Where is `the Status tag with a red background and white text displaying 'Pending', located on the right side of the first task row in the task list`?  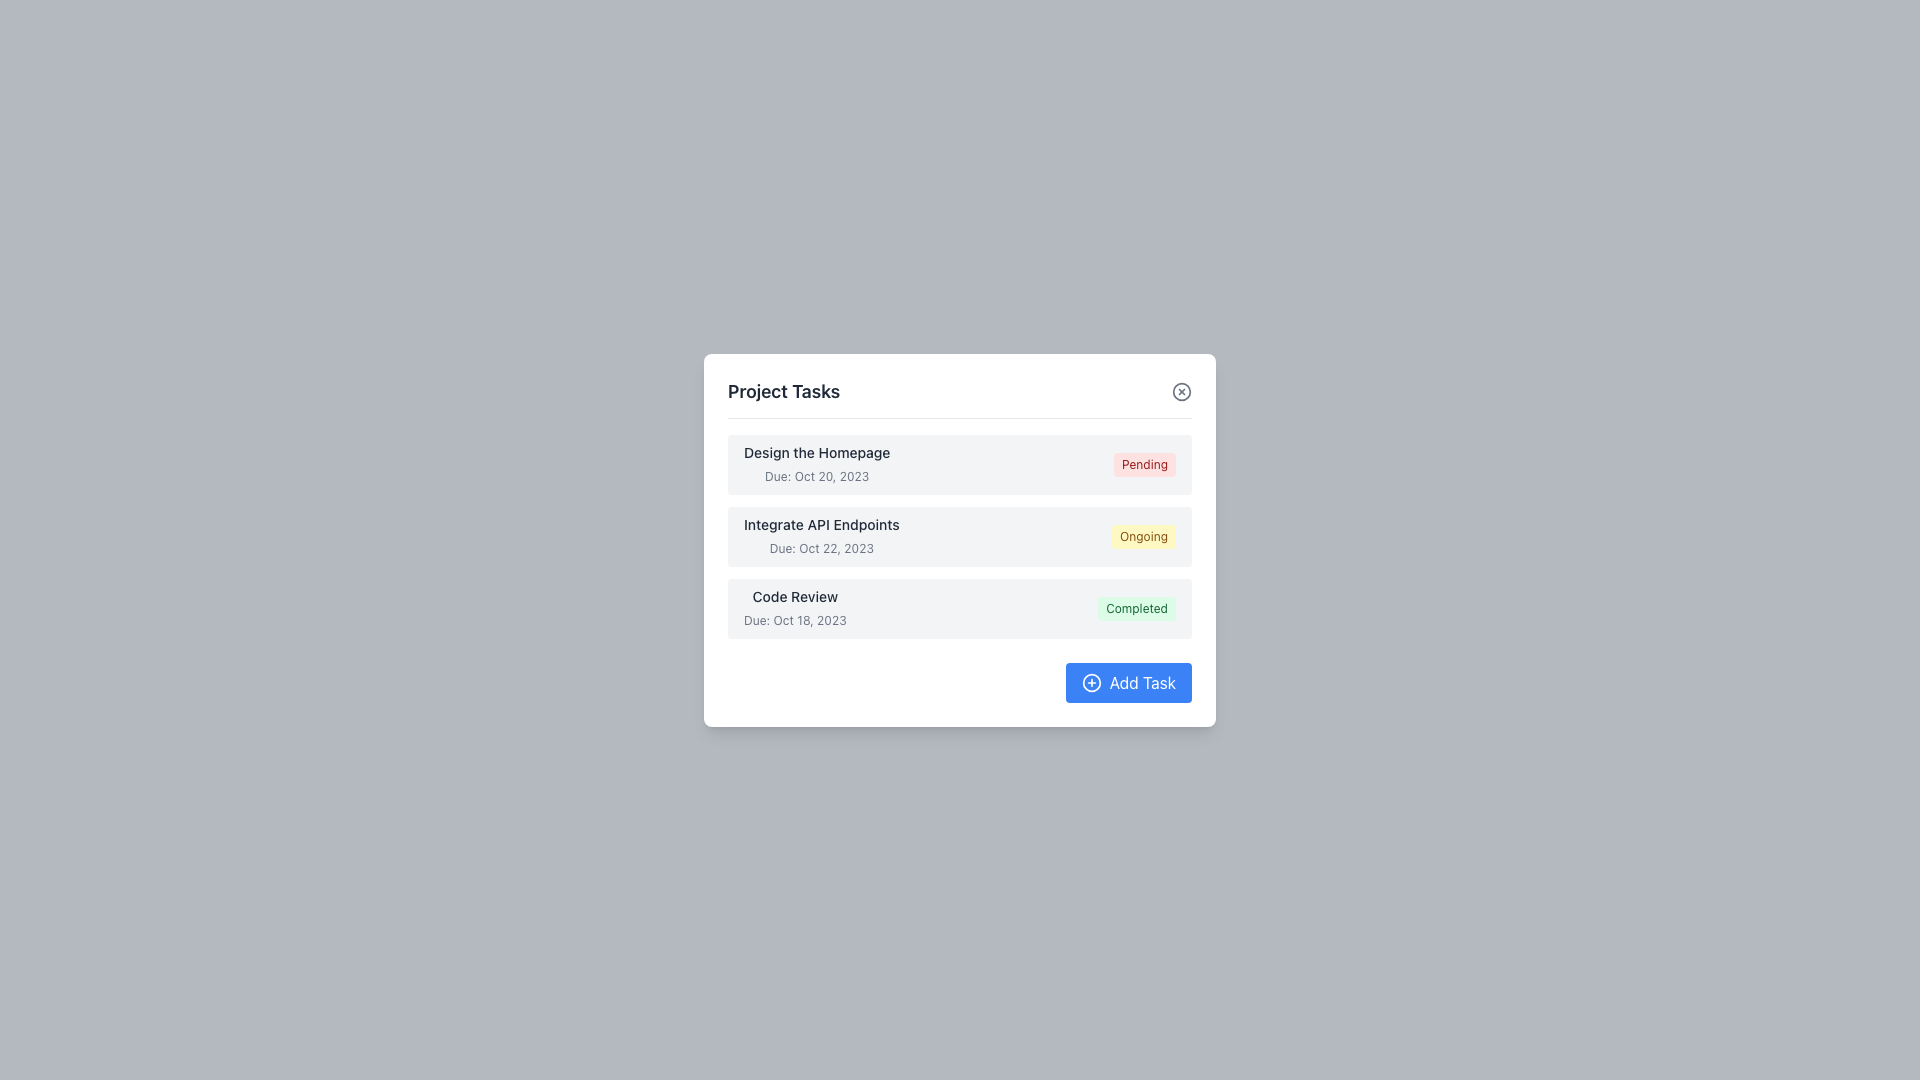 the Status tag with a red background and white text displaying 'Pending', located on the right side of the first task row in the task list is located at coordinates (1145, 464).